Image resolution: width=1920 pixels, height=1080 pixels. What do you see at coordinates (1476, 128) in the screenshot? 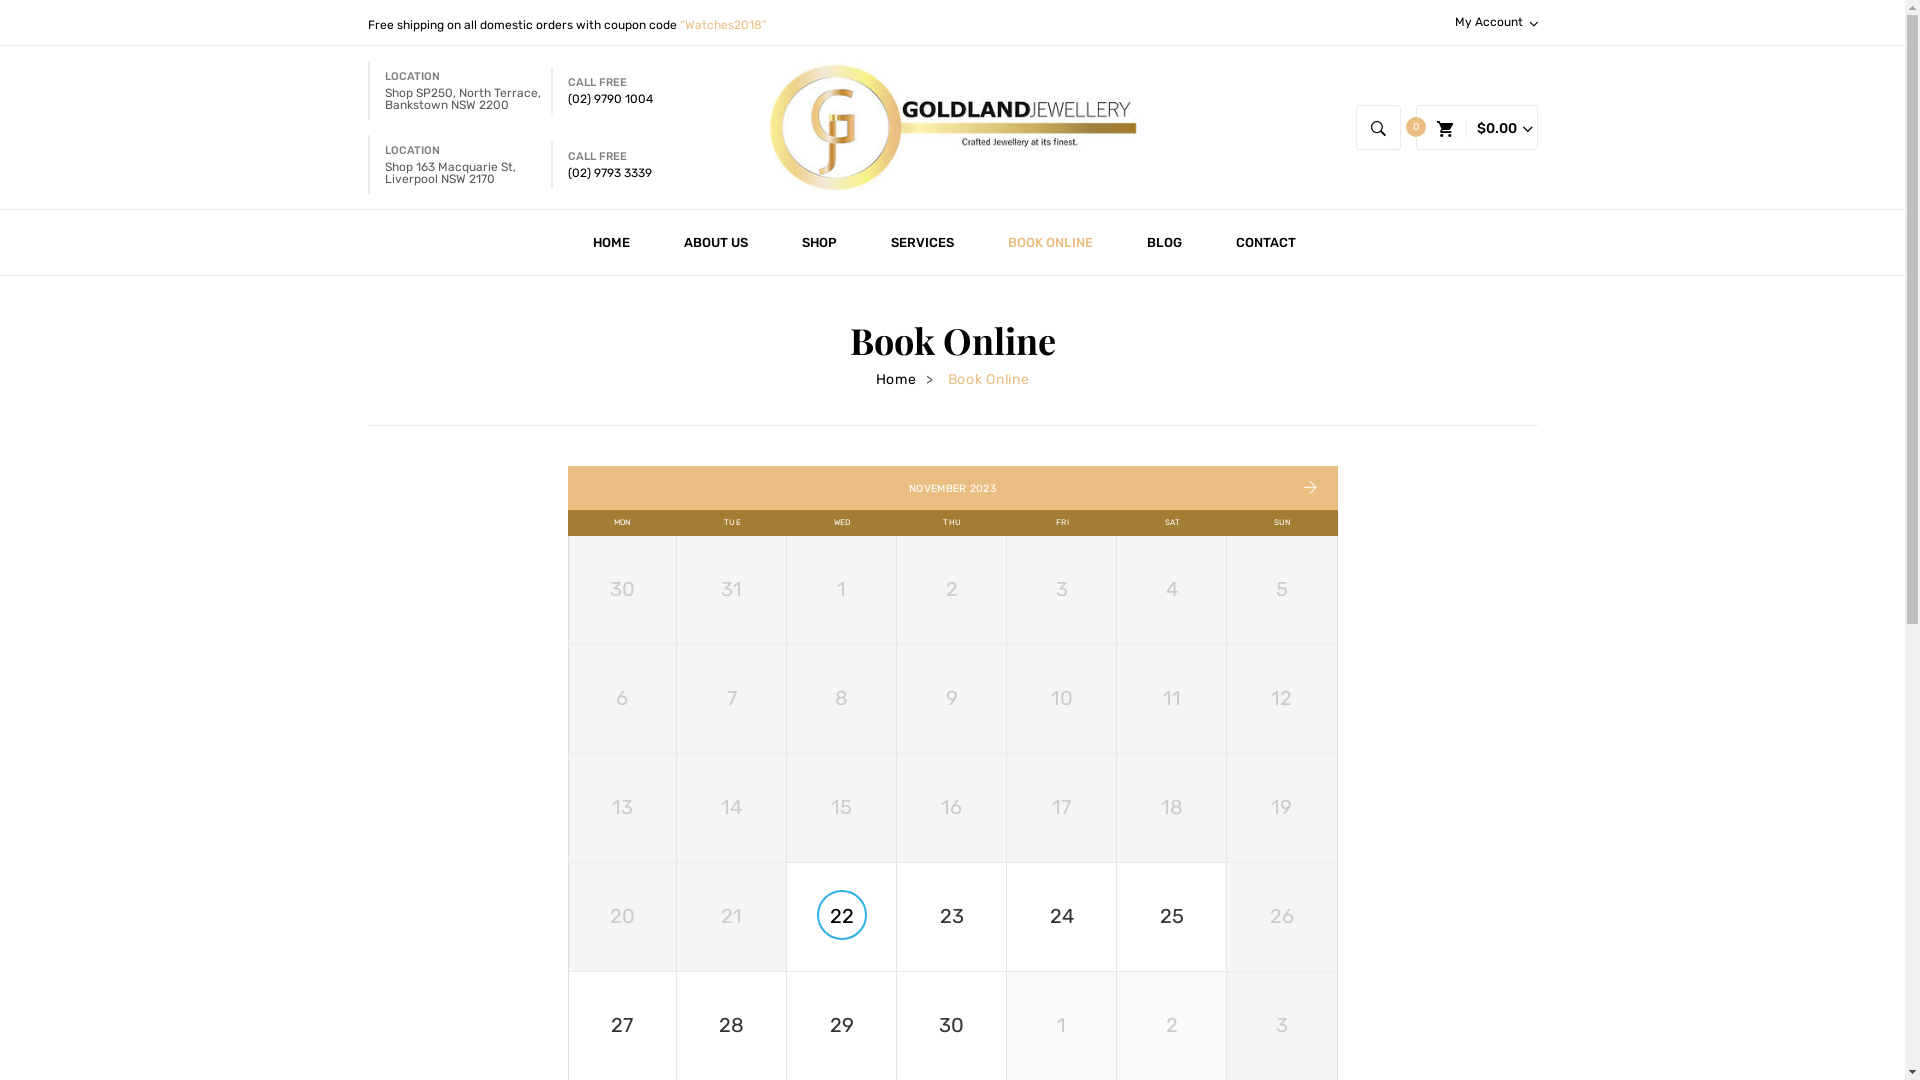
I see `'My cart` at bounding box center [1476, 128].